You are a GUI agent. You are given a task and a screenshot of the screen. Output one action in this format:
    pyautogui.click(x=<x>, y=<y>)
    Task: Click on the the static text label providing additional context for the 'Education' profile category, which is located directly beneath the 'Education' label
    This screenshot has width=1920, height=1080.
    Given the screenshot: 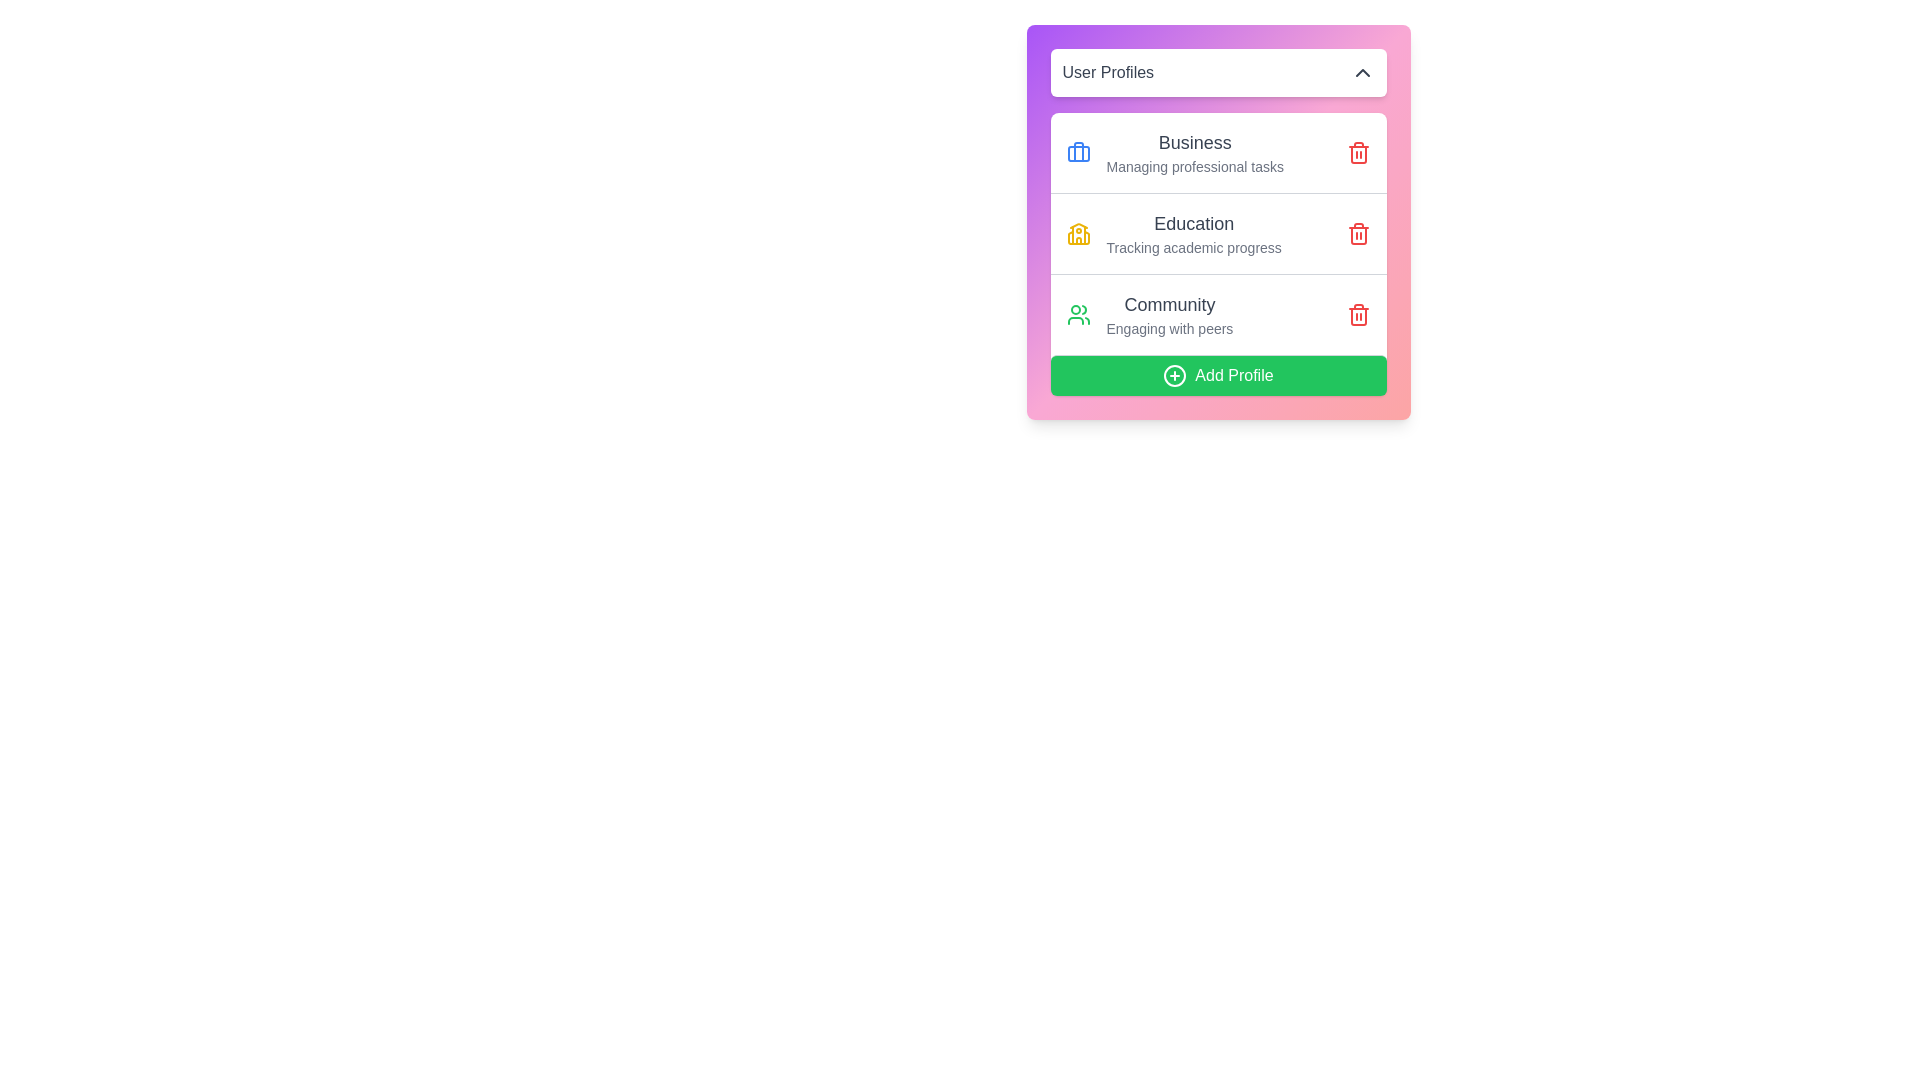 What is the action you would take?
    pyautogui.click(x=1194, y=246)
    